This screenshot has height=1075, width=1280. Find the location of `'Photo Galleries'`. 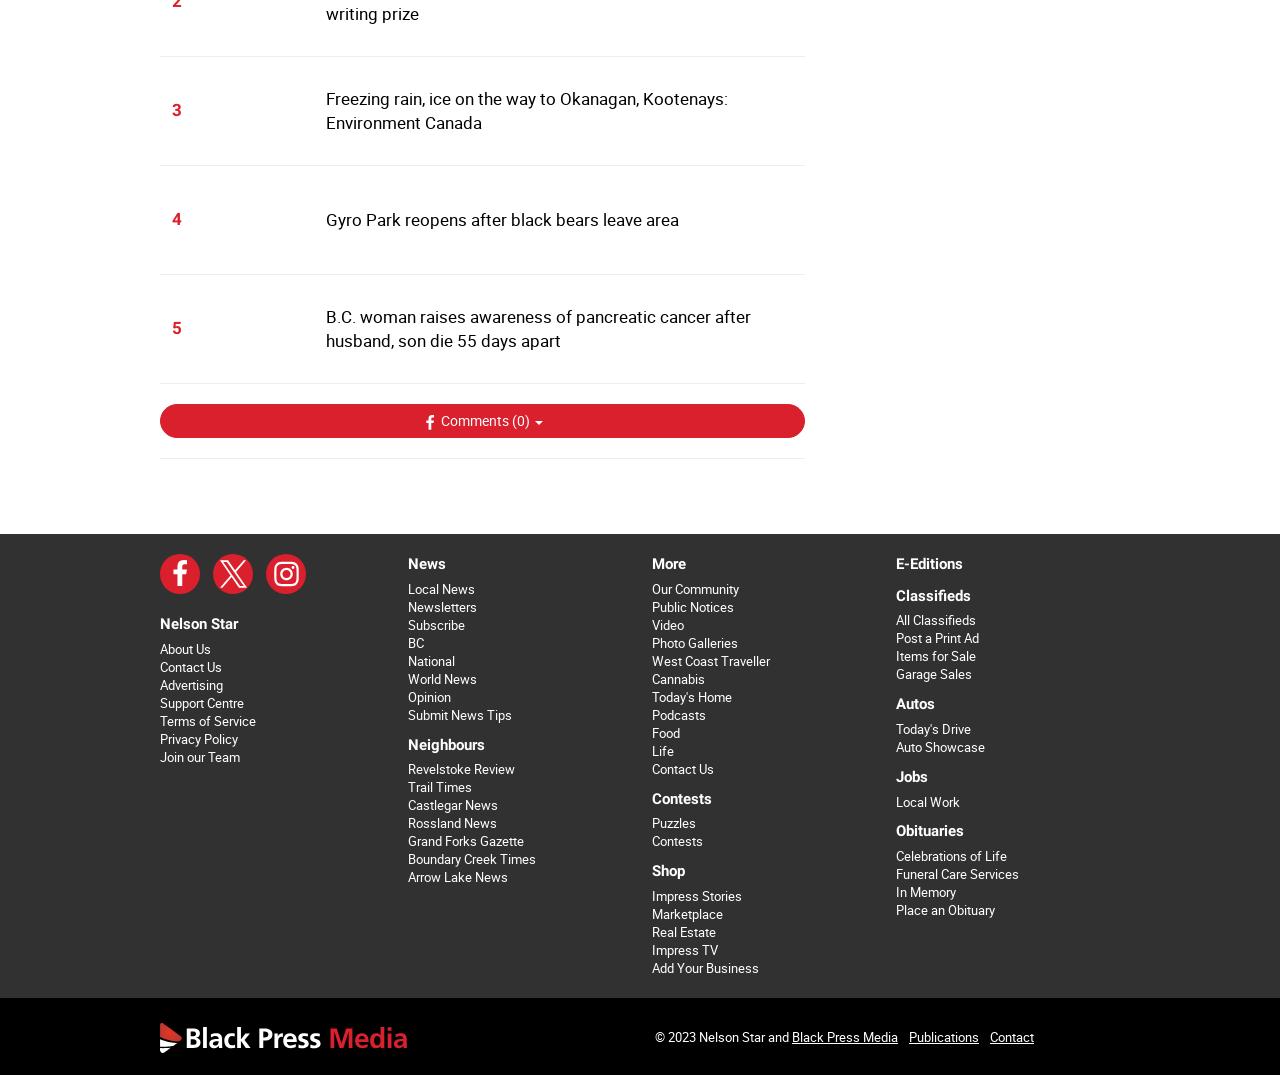

'Photo Galleries' is located at coordinates (694, 642).